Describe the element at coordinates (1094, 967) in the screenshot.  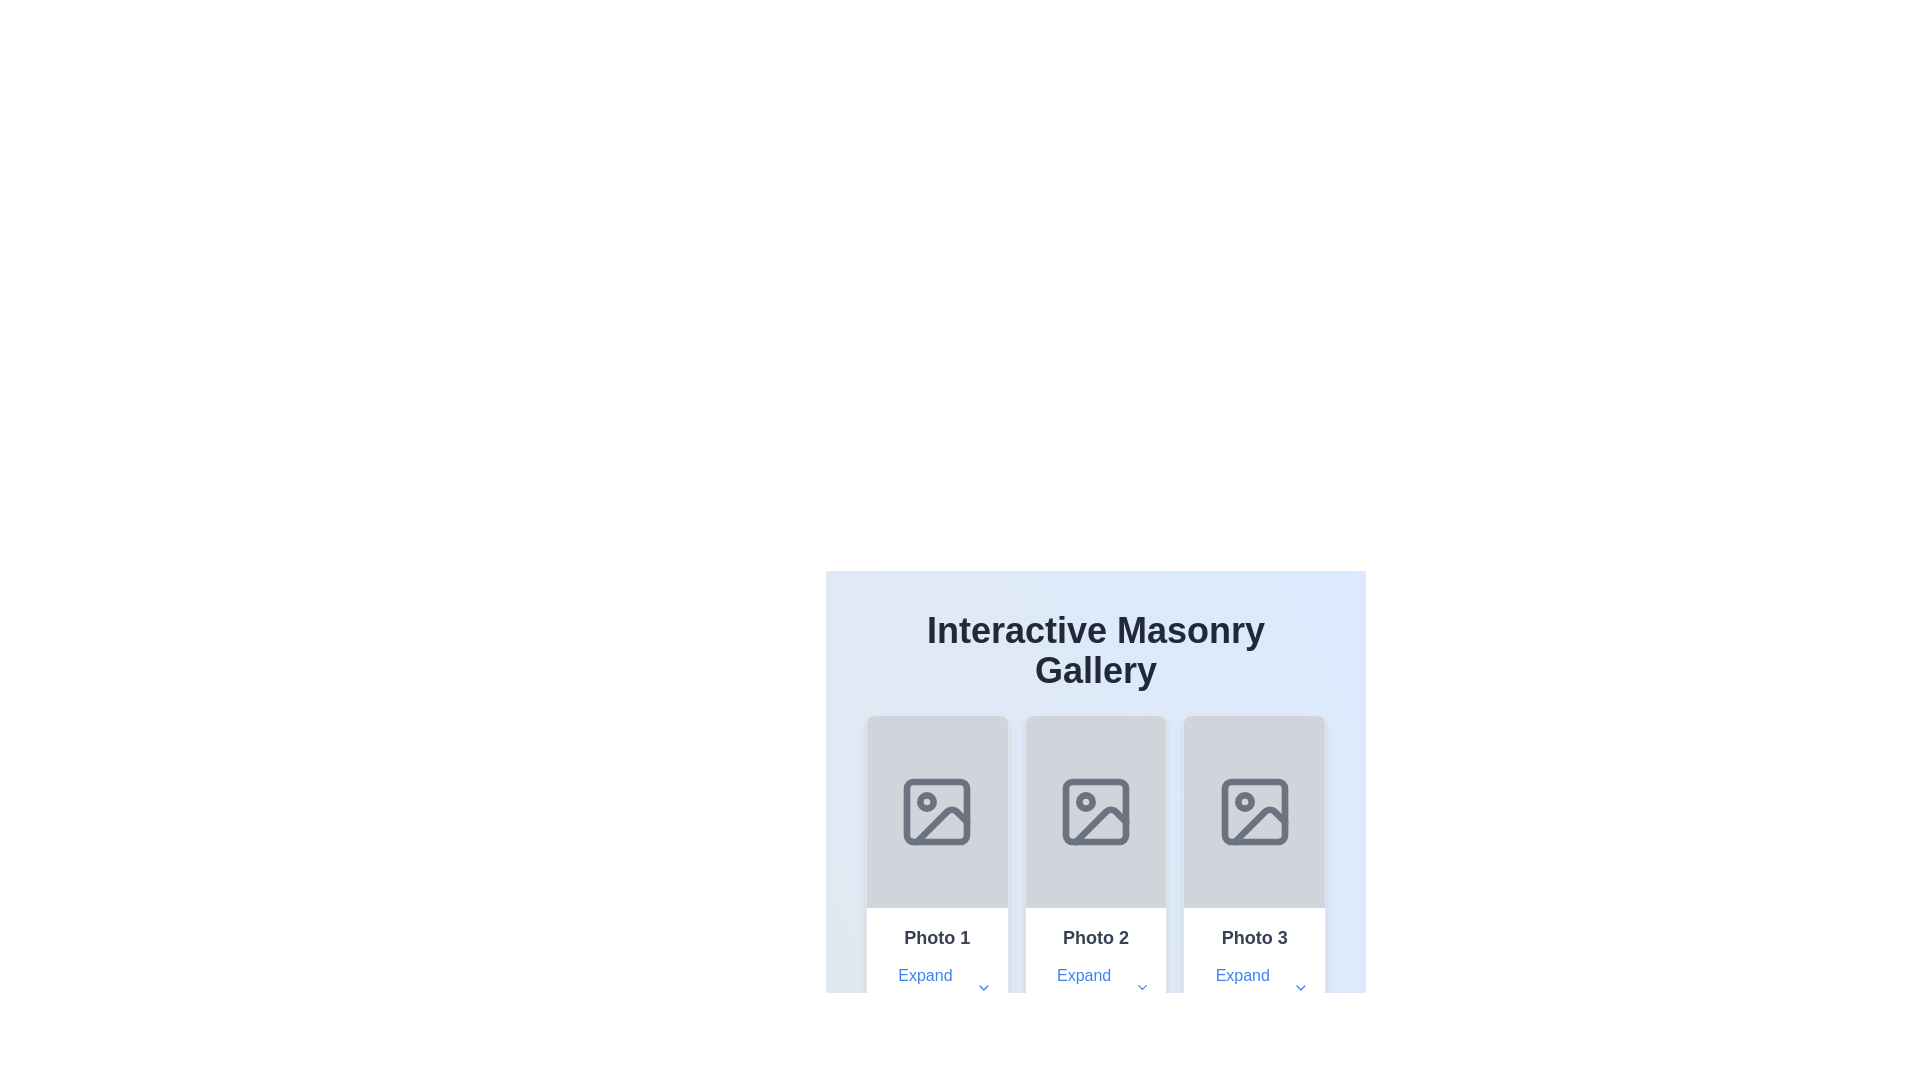
I see `the 'Photo 2' button with gray background and white text` at that location.